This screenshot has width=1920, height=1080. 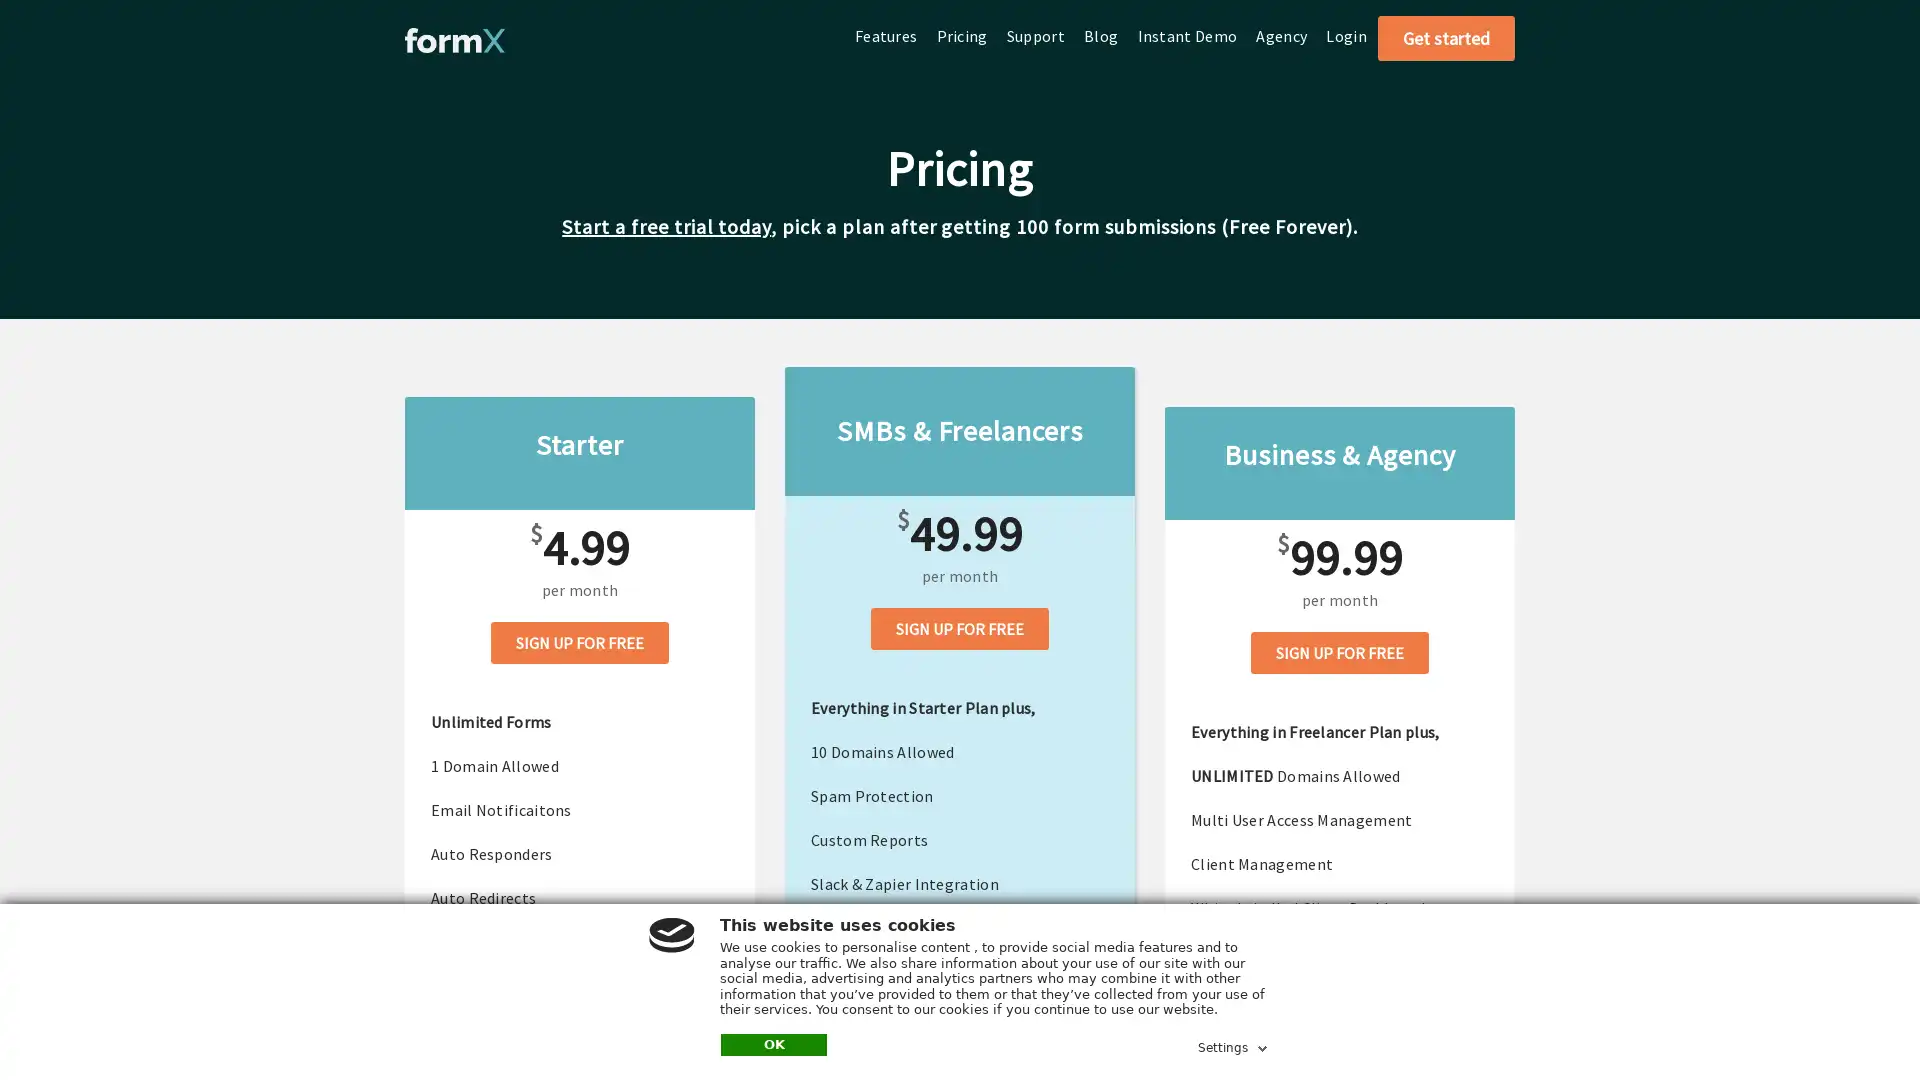 I want to click on SIGN UP FOR FREE, so click(x=579, y=641).